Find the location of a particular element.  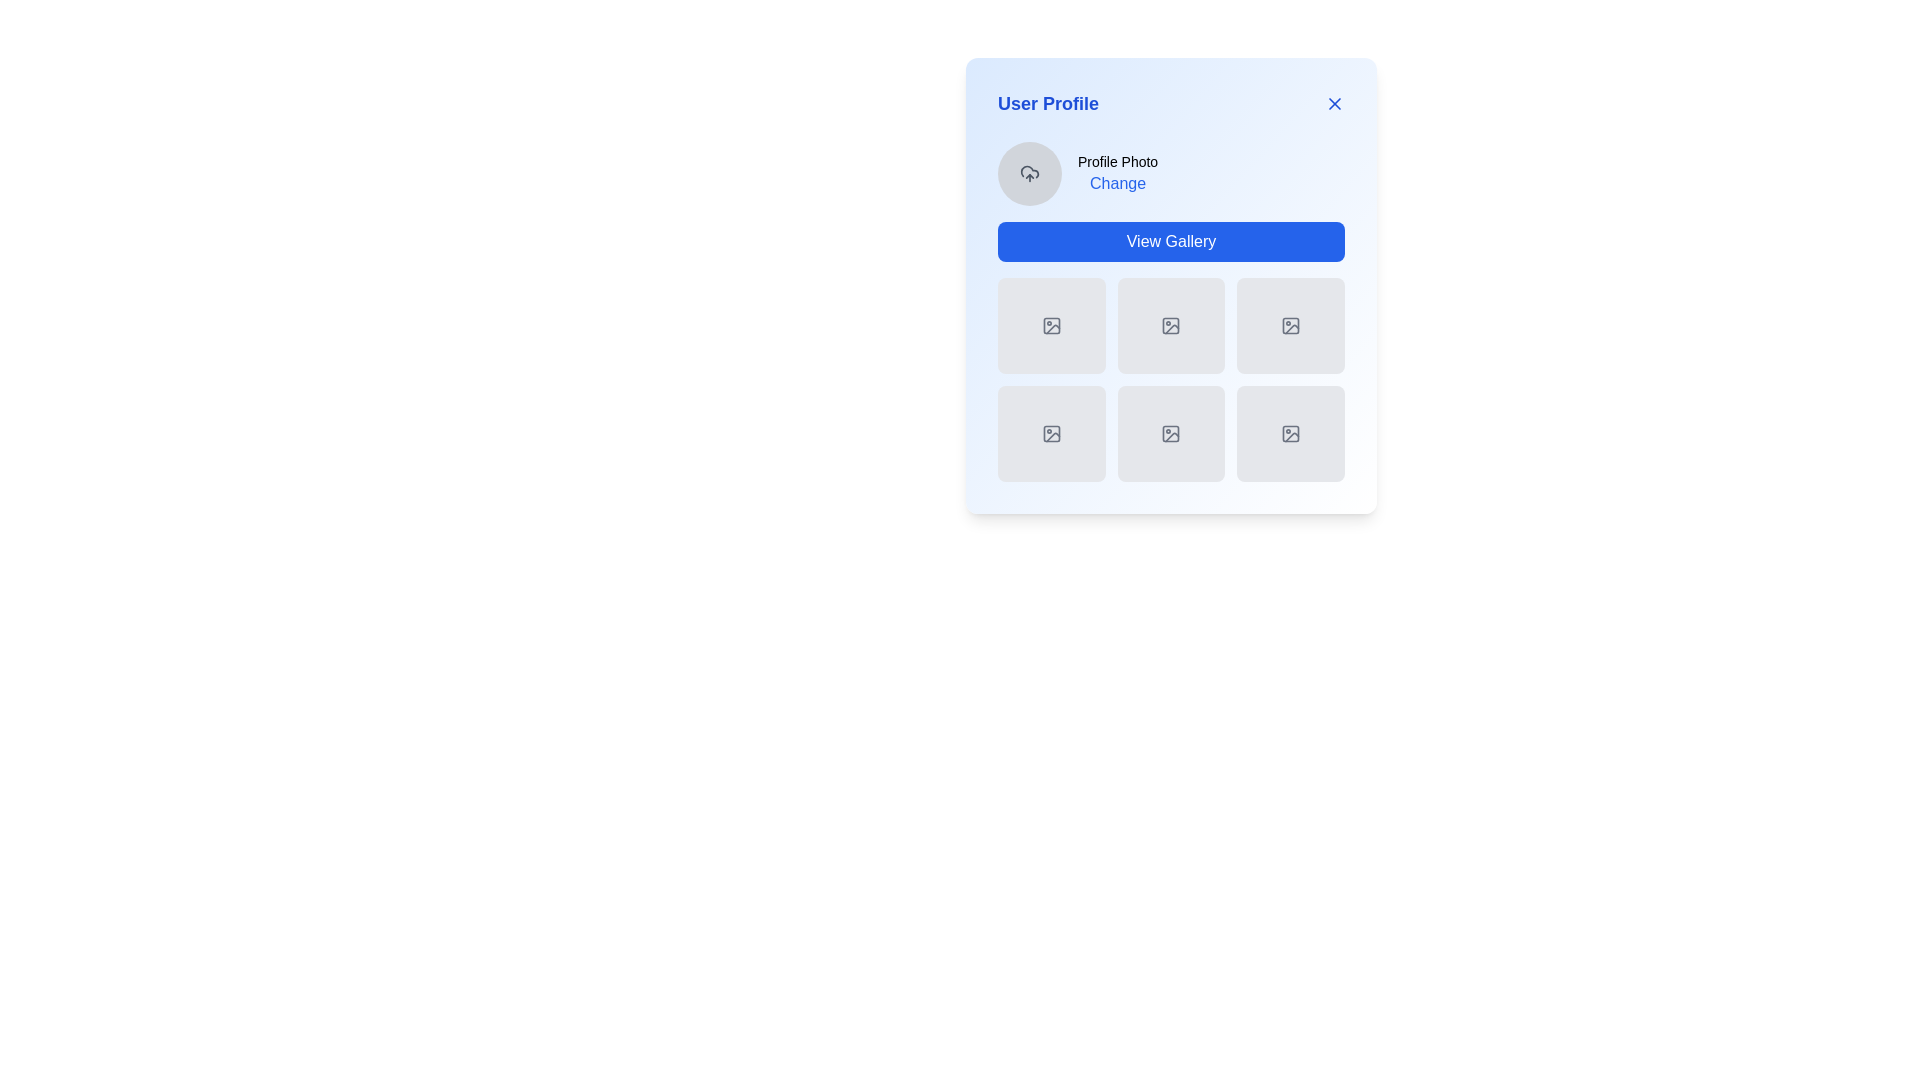

the Icon representing an image placeholder located as the third tile in the second row of a 3x2 grid within the modal labeled 'User Profile', which is positioned beneath the 'View Gallery' button is located at coordinates (1291, 325).